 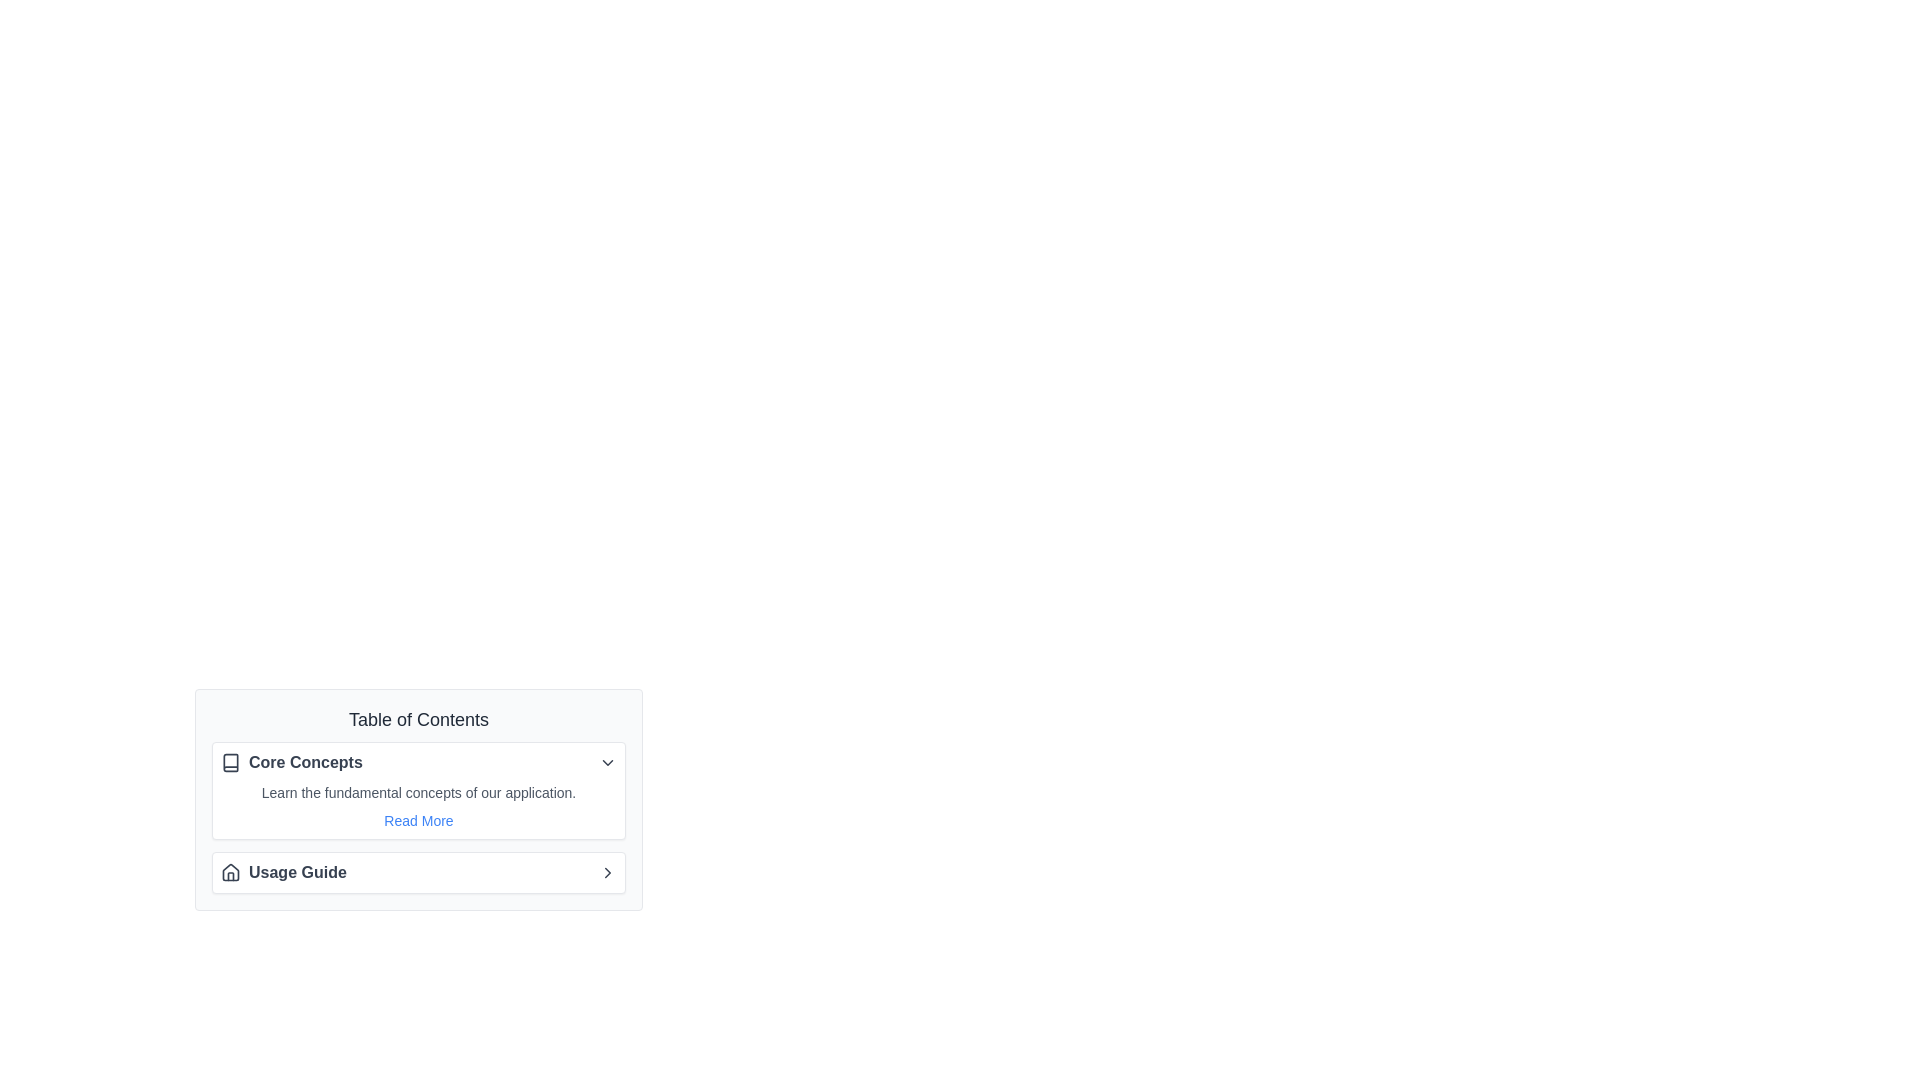 I want to click on the chevron icon located at the far-right end of the 'Usage Guide' row in the content panel below the 'Core Concepts' section for interaction feedback, so click(x=607, y=871).